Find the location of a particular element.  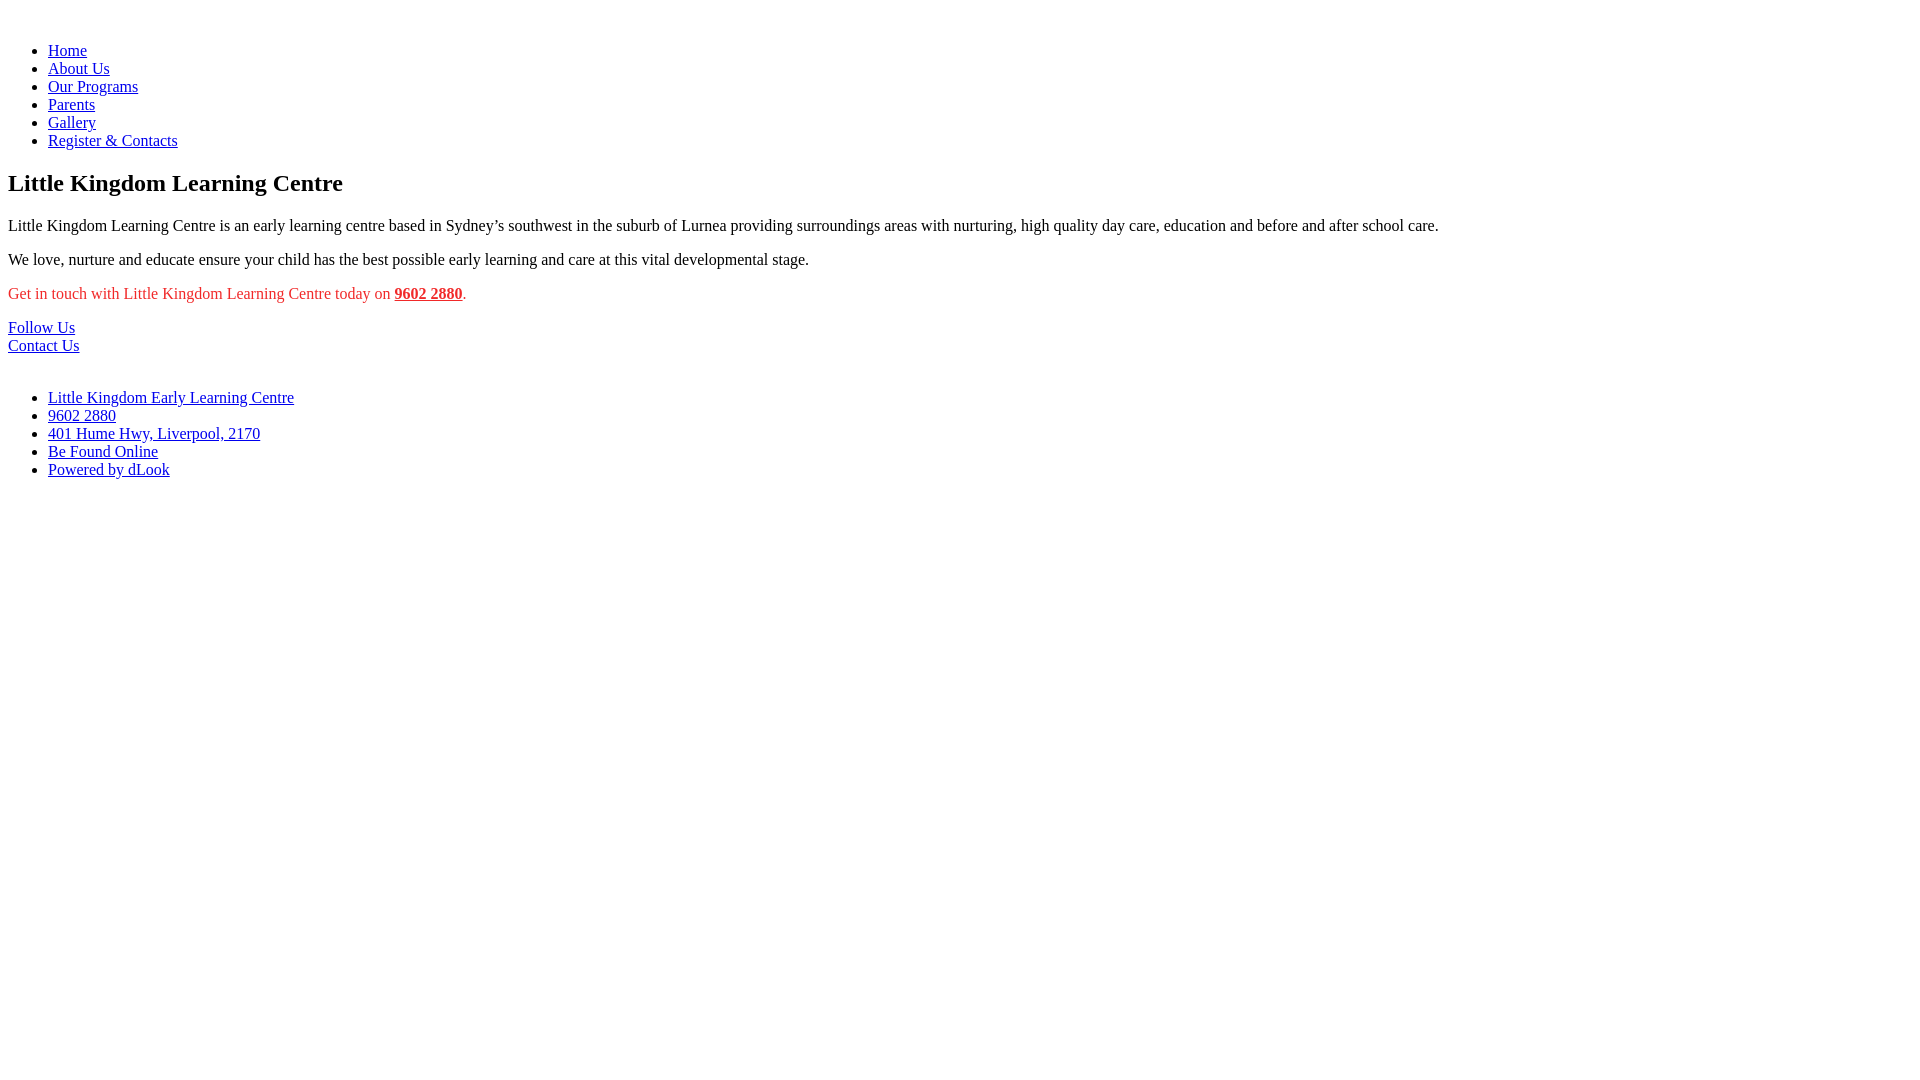

'Little Kingdom Early Learning Centre' is located at coordinates (171, 397).